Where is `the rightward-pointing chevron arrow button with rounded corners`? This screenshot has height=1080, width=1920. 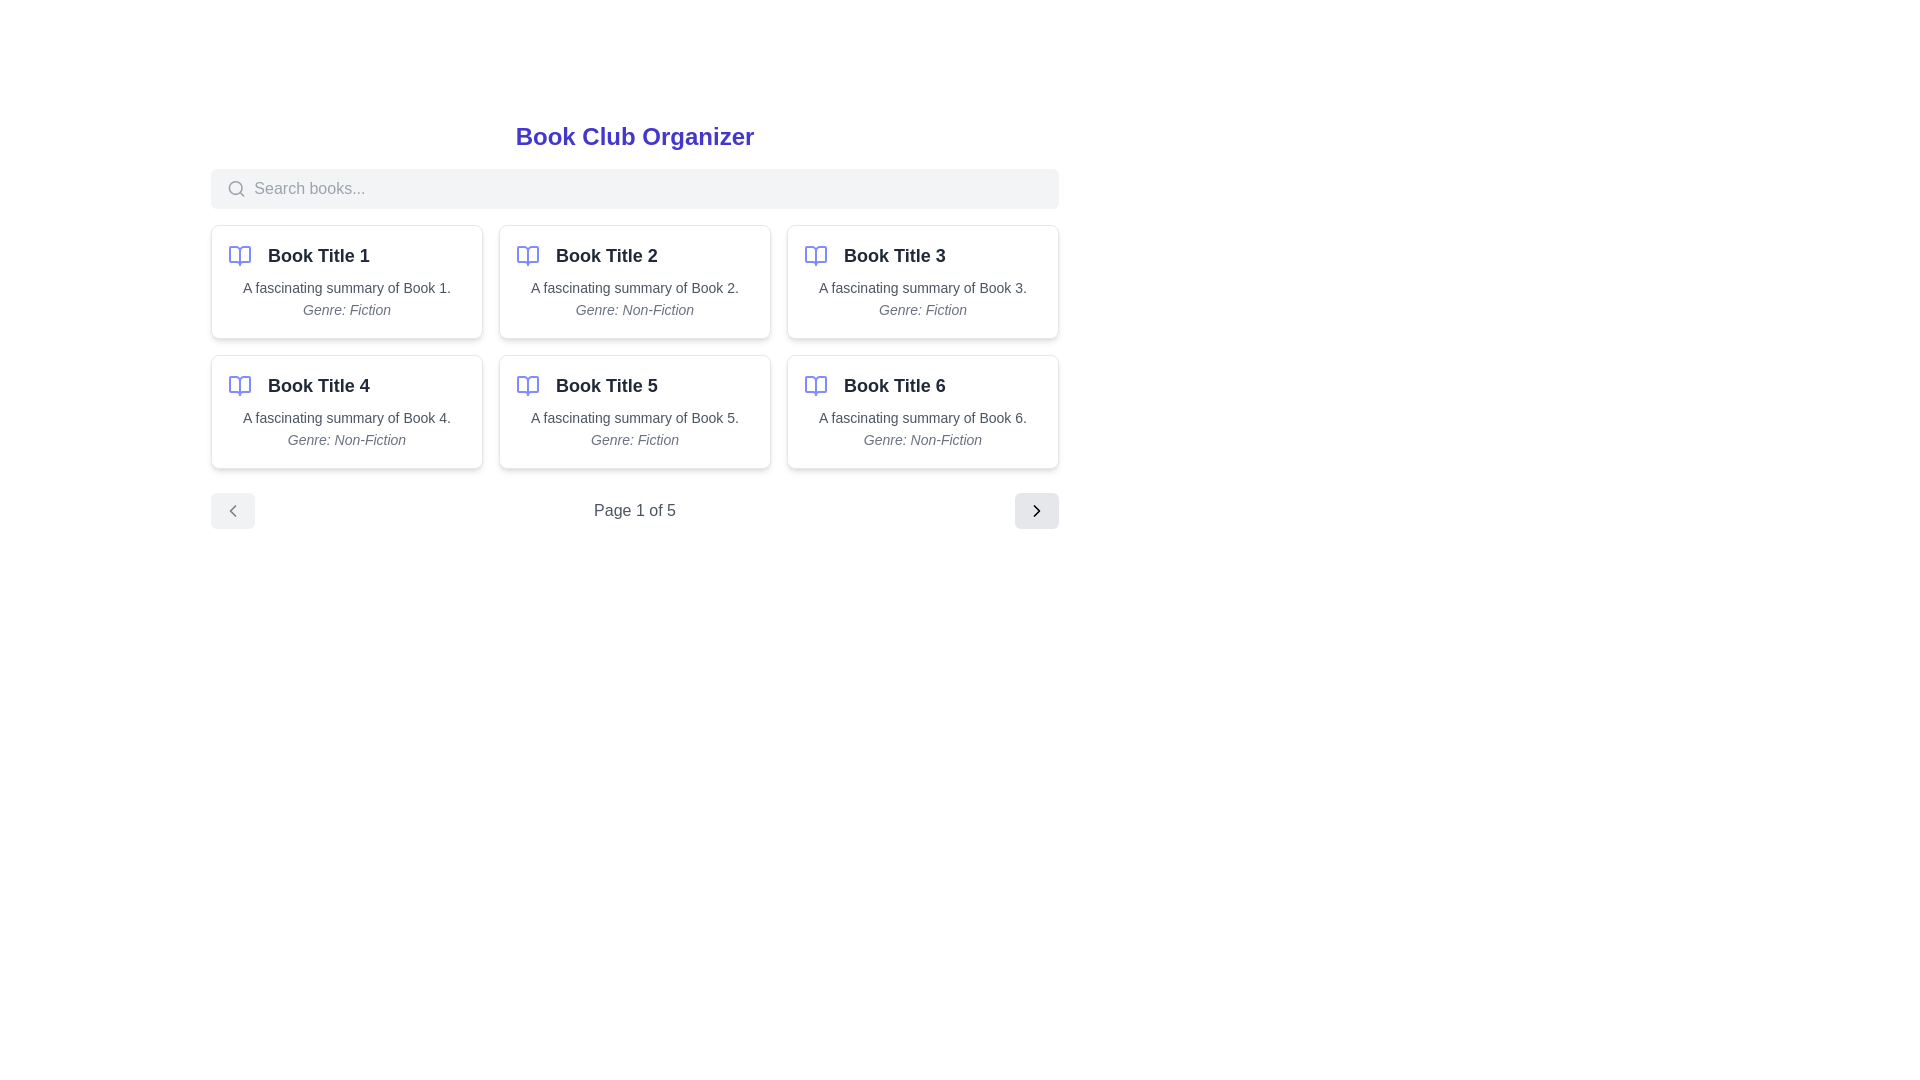
the rightward-pointing chevron arrow button with rounded corners is located at coordinates (1036, 509).